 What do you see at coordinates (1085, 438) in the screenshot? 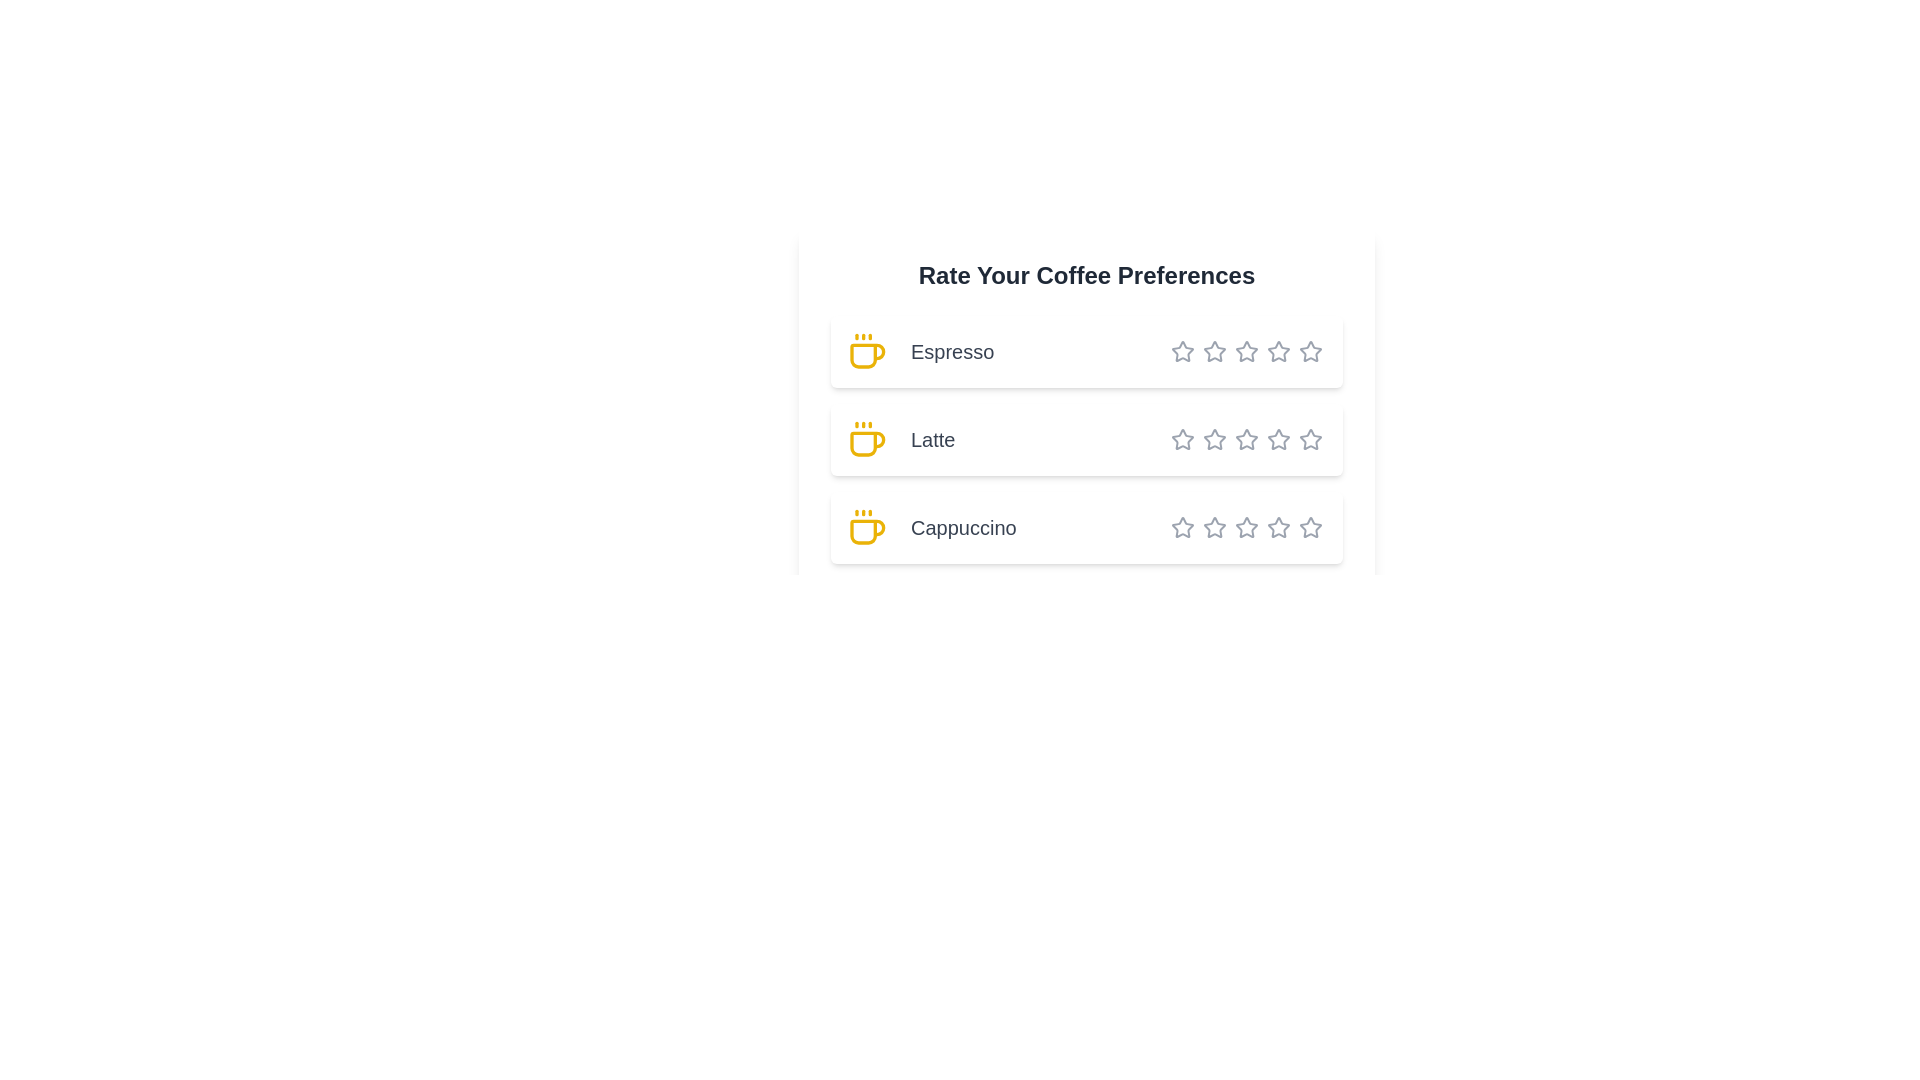
I see `the coffee name Latte to select the text` at bounding box center [1085, 438].